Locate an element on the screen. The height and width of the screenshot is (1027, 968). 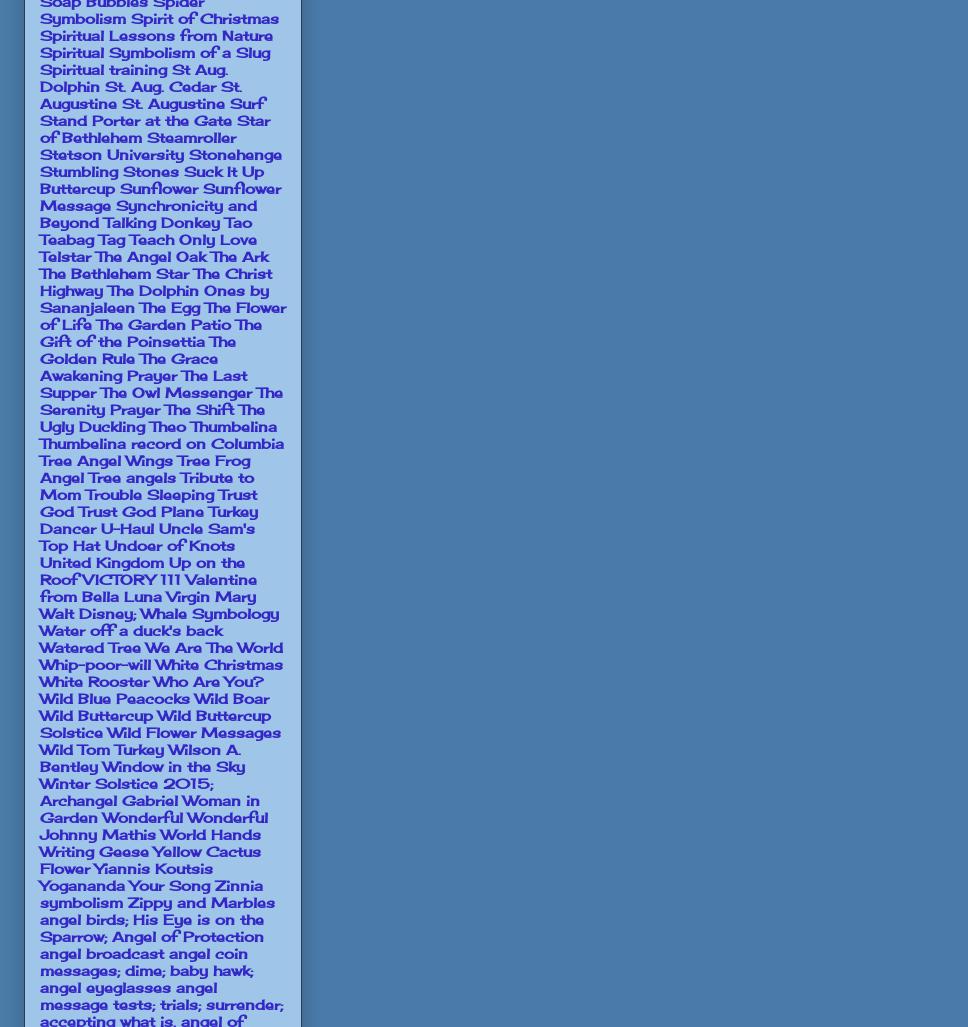
'Trust God Plane' is located at coordinates (77, 510).